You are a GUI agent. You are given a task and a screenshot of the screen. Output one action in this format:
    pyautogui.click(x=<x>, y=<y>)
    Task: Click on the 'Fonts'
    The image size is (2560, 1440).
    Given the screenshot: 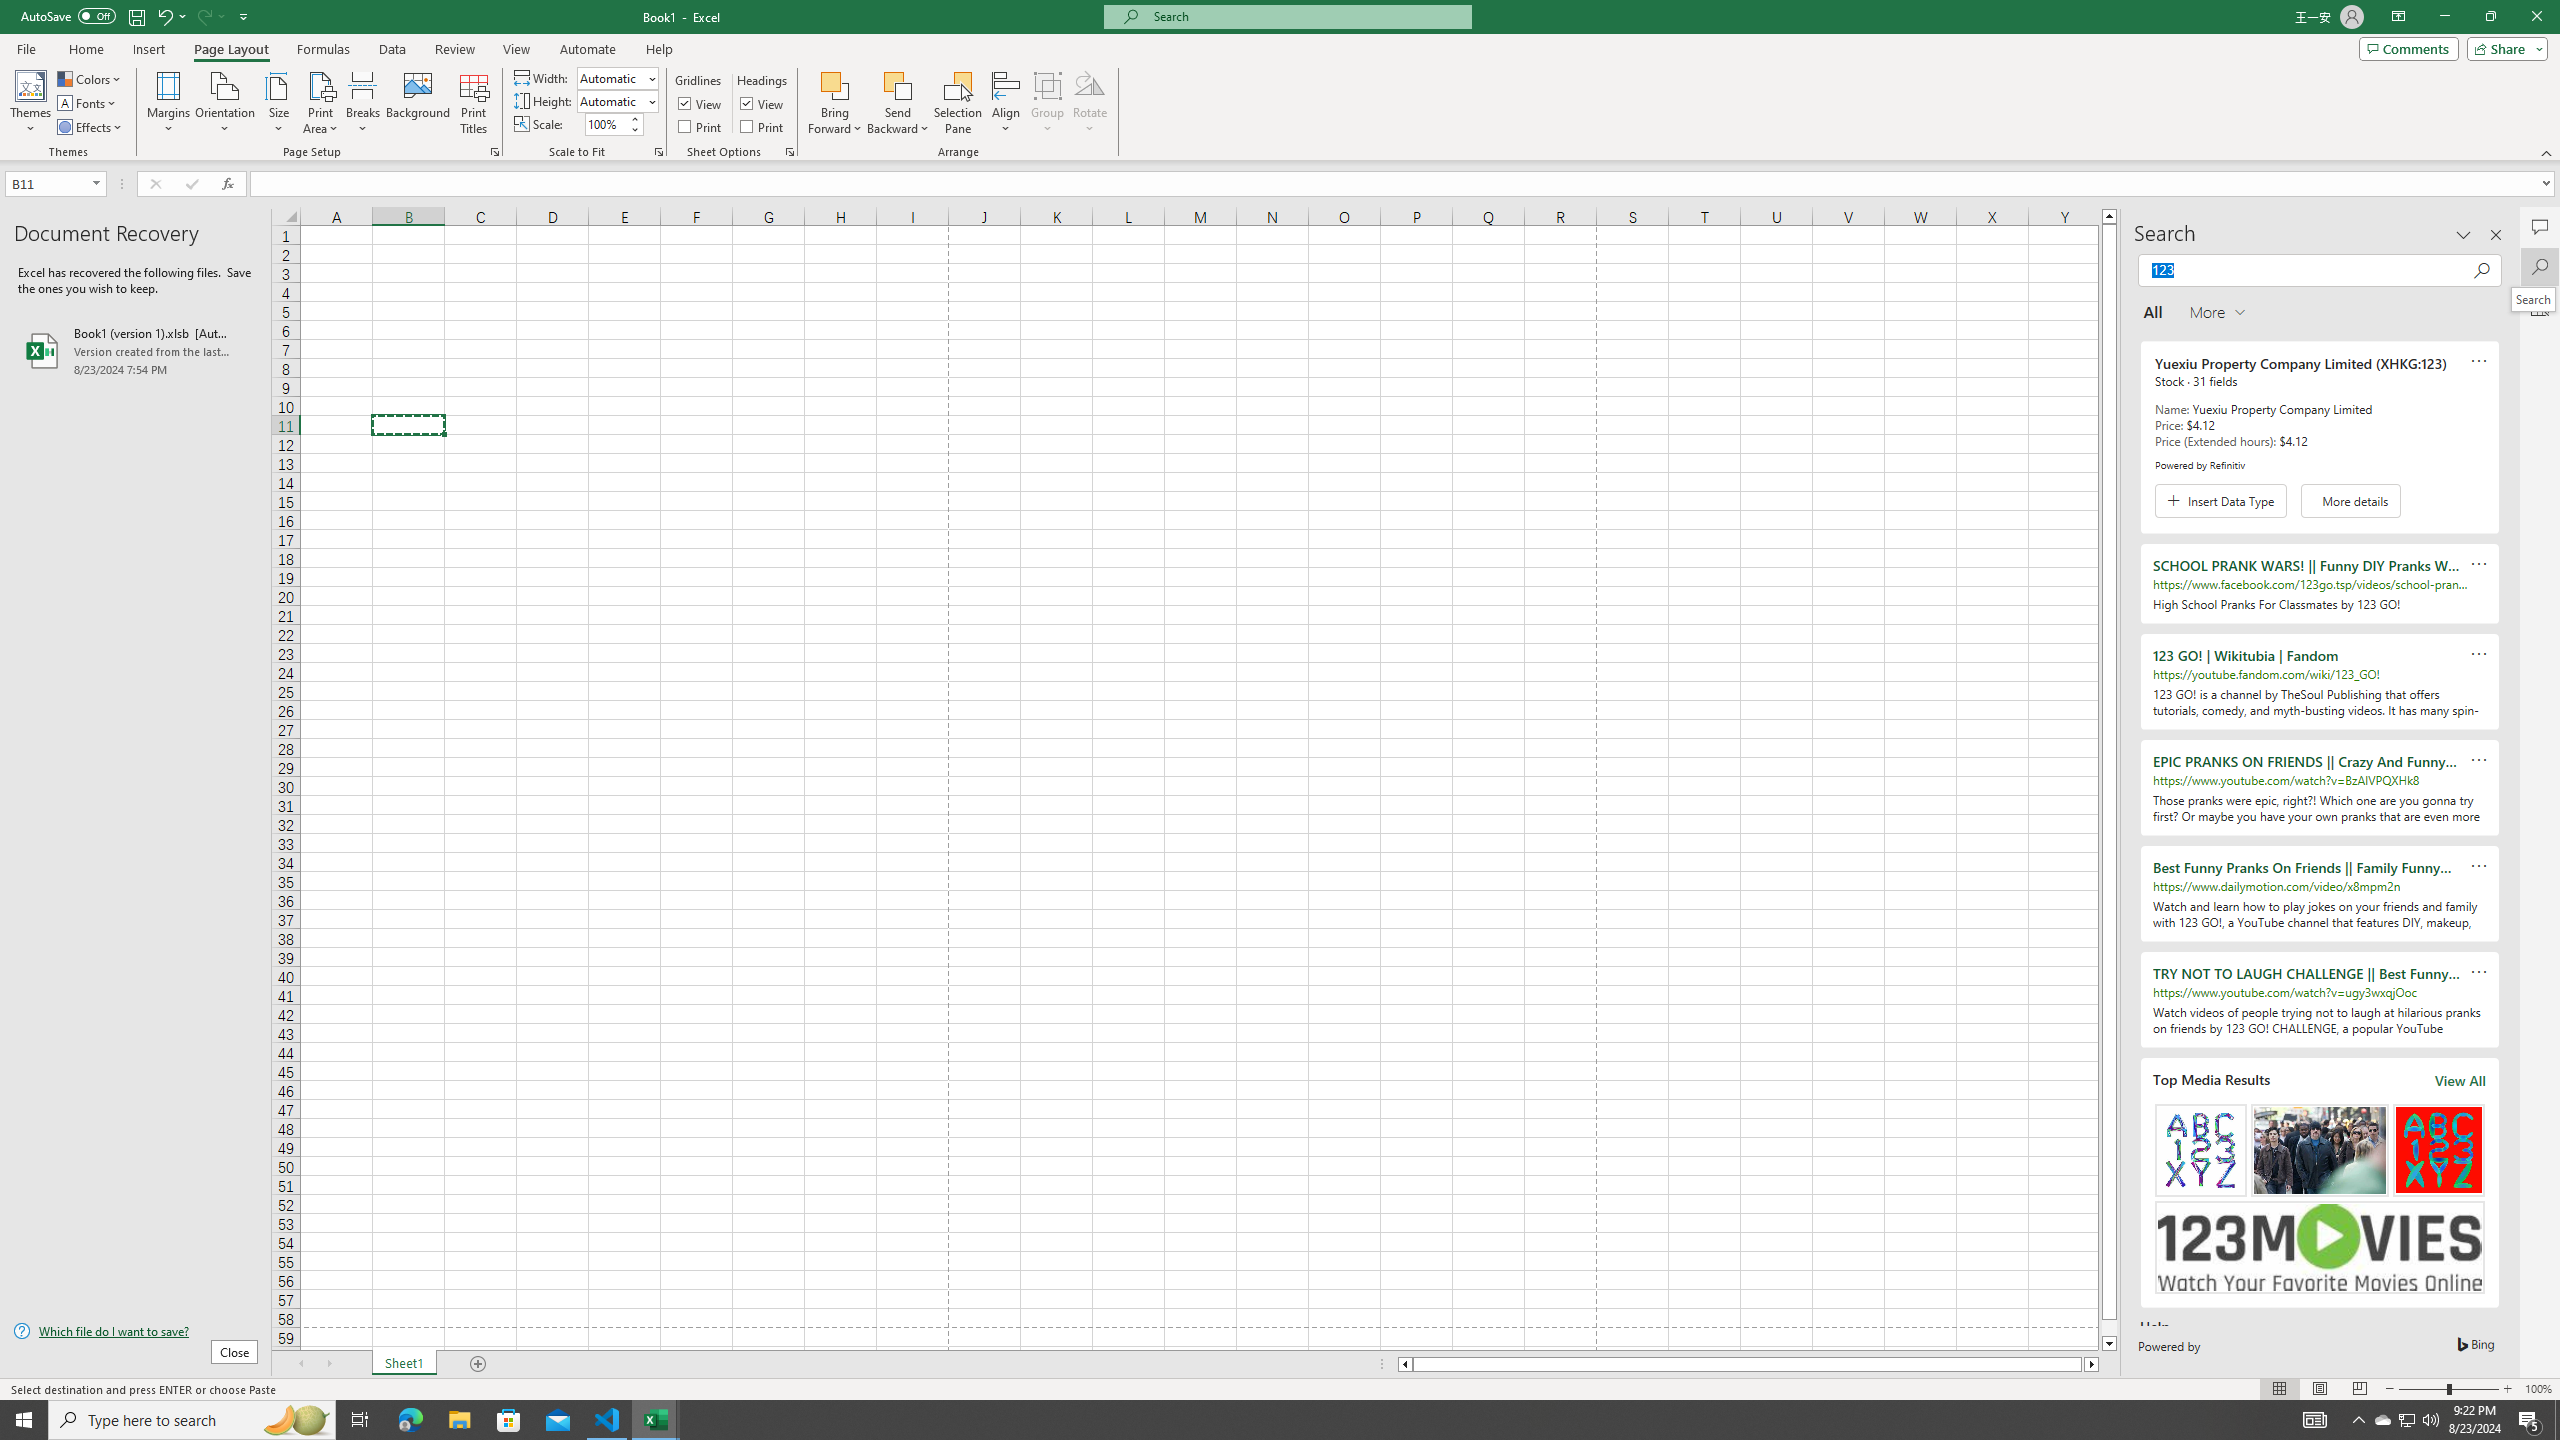 What is the action you would take?
    pyautogui.click(x=87, y=103)
    